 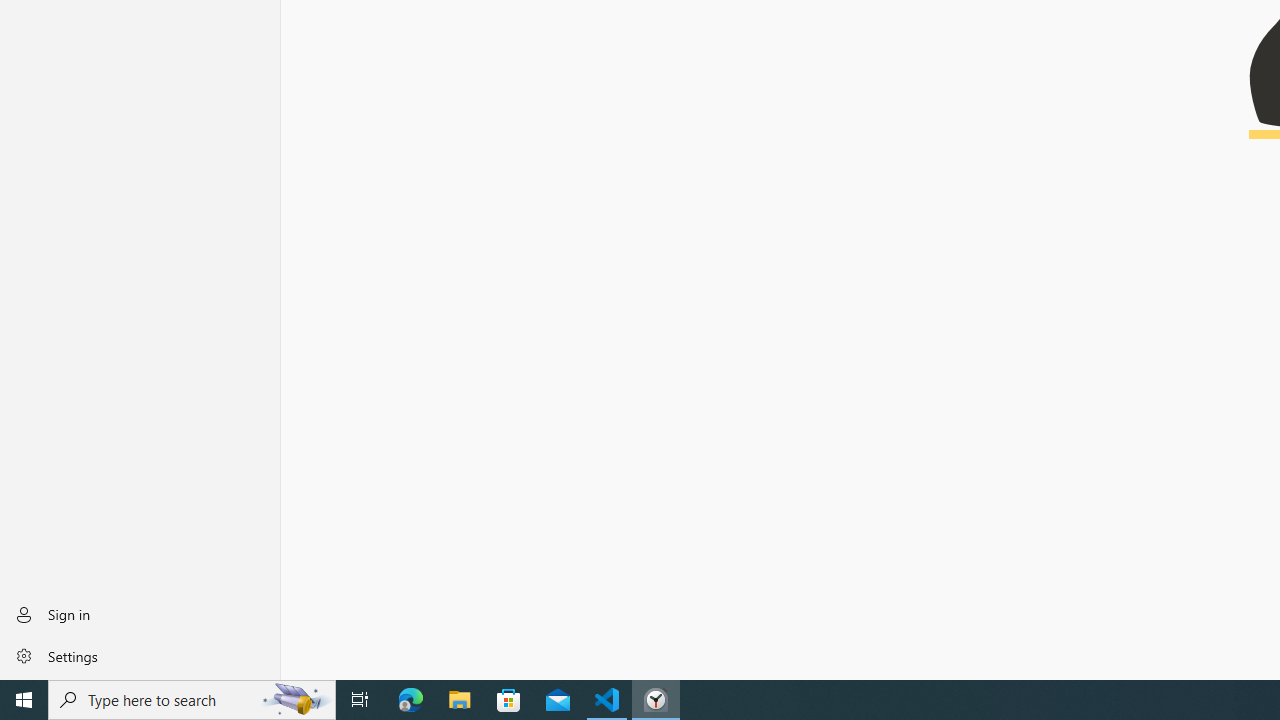 I want to click on 'Start', so click(x=24, y=698).